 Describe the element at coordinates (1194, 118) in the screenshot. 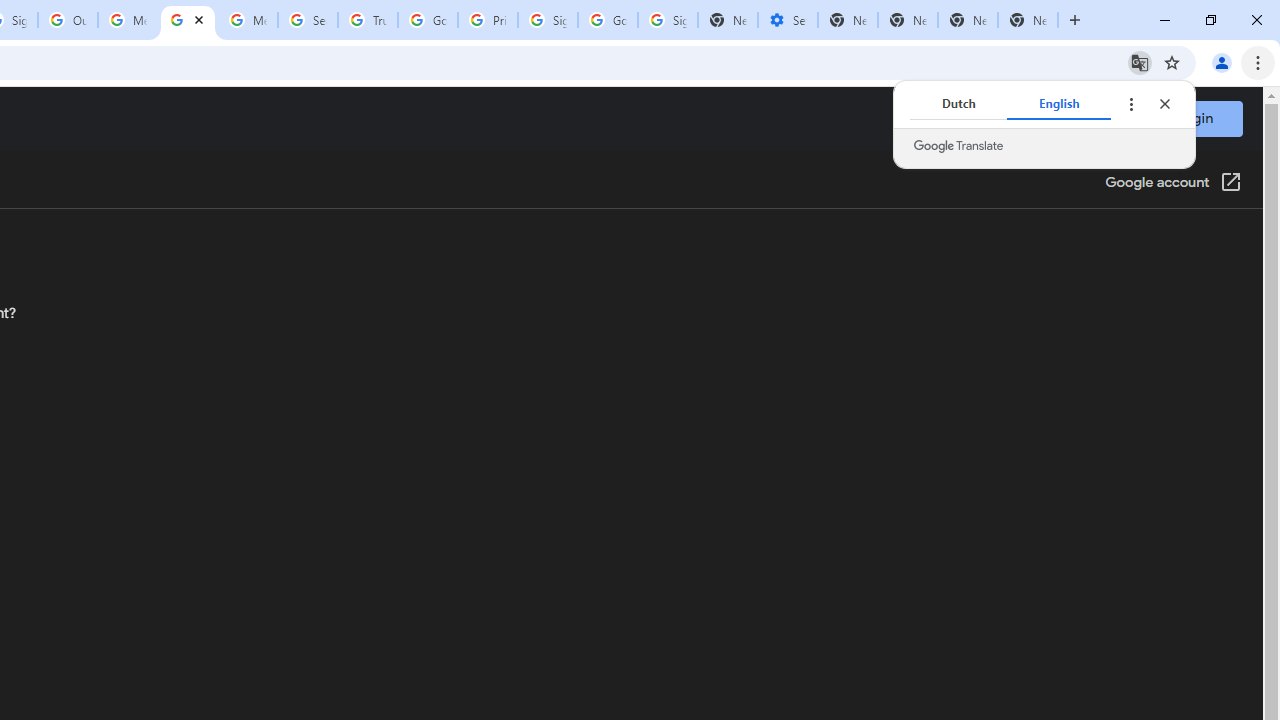

I see `'Login'` at that location.